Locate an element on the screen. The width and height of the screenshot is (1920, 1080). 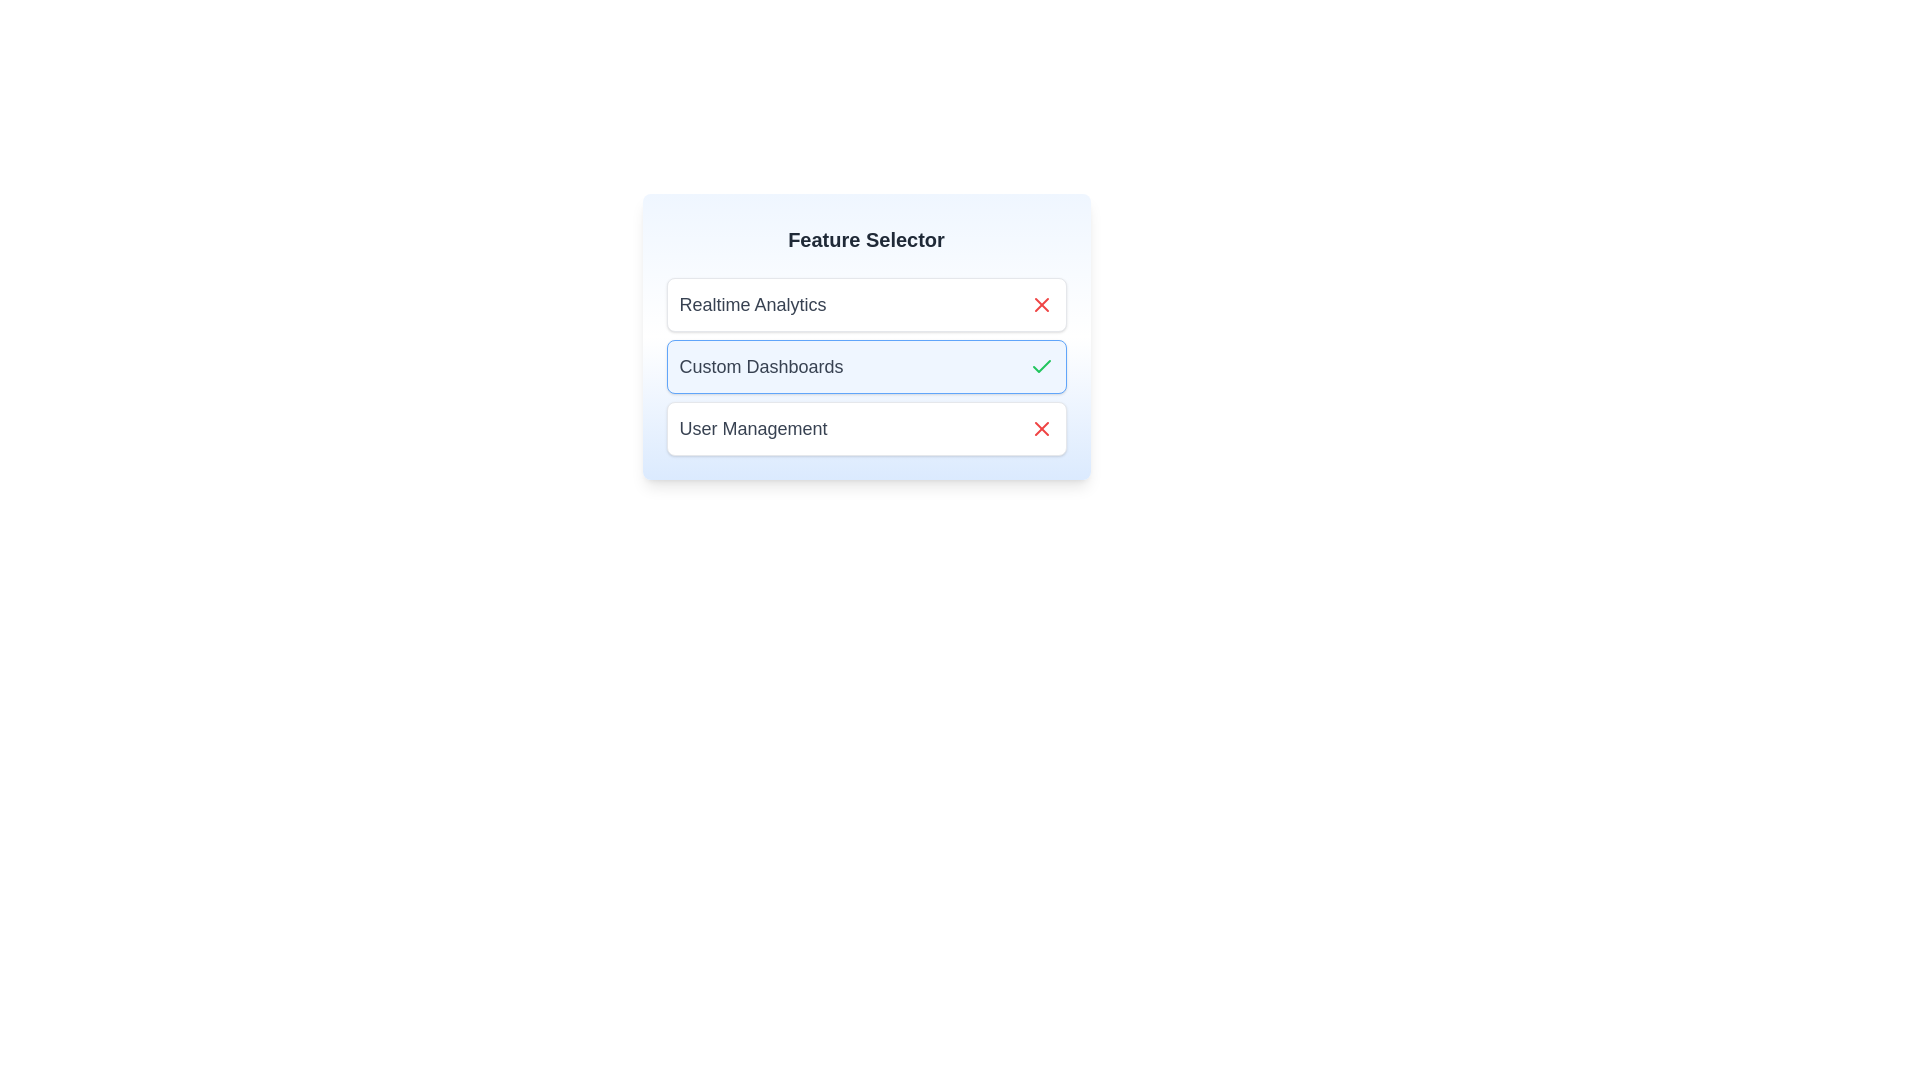
the item labeled Custom Dashboards is located at coordinates (866, 366).